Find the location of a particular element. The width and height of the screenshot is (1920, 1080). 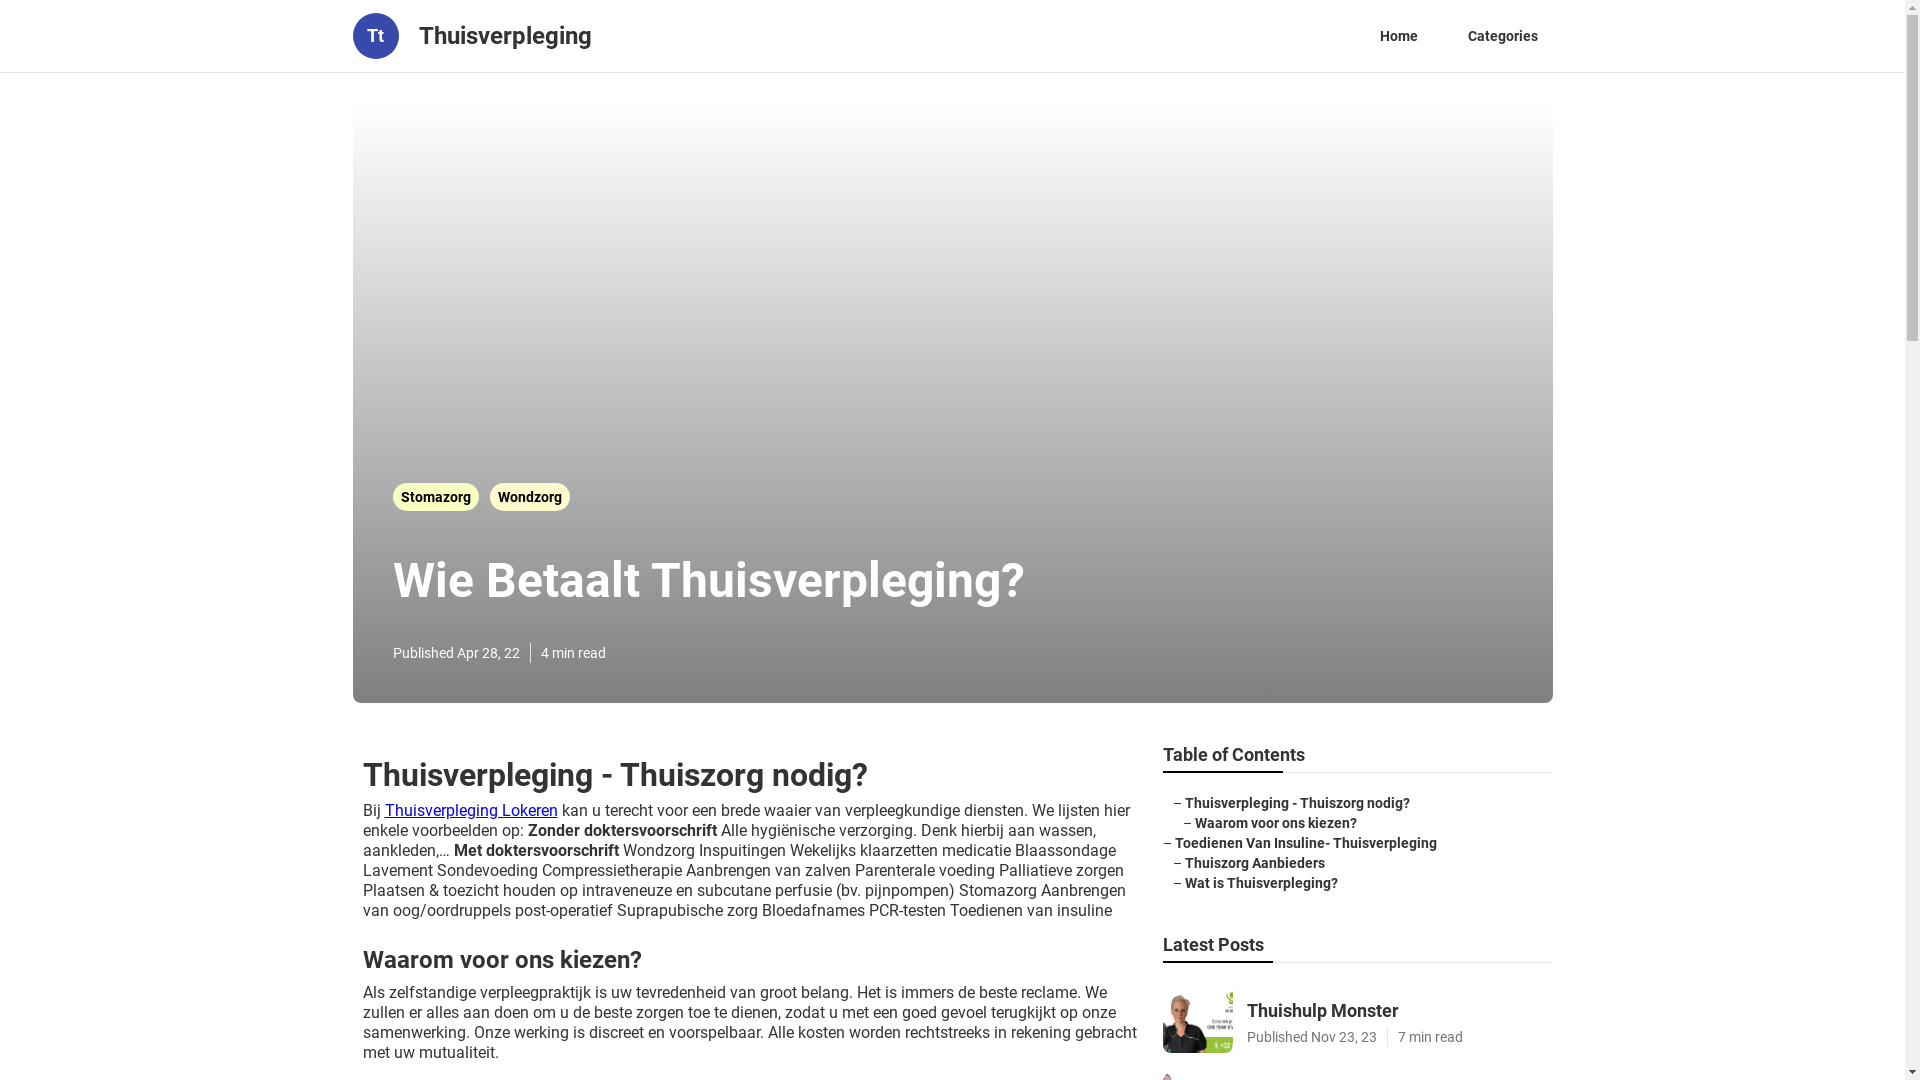

'Wondzorg' is located at coordinates (529, 496).